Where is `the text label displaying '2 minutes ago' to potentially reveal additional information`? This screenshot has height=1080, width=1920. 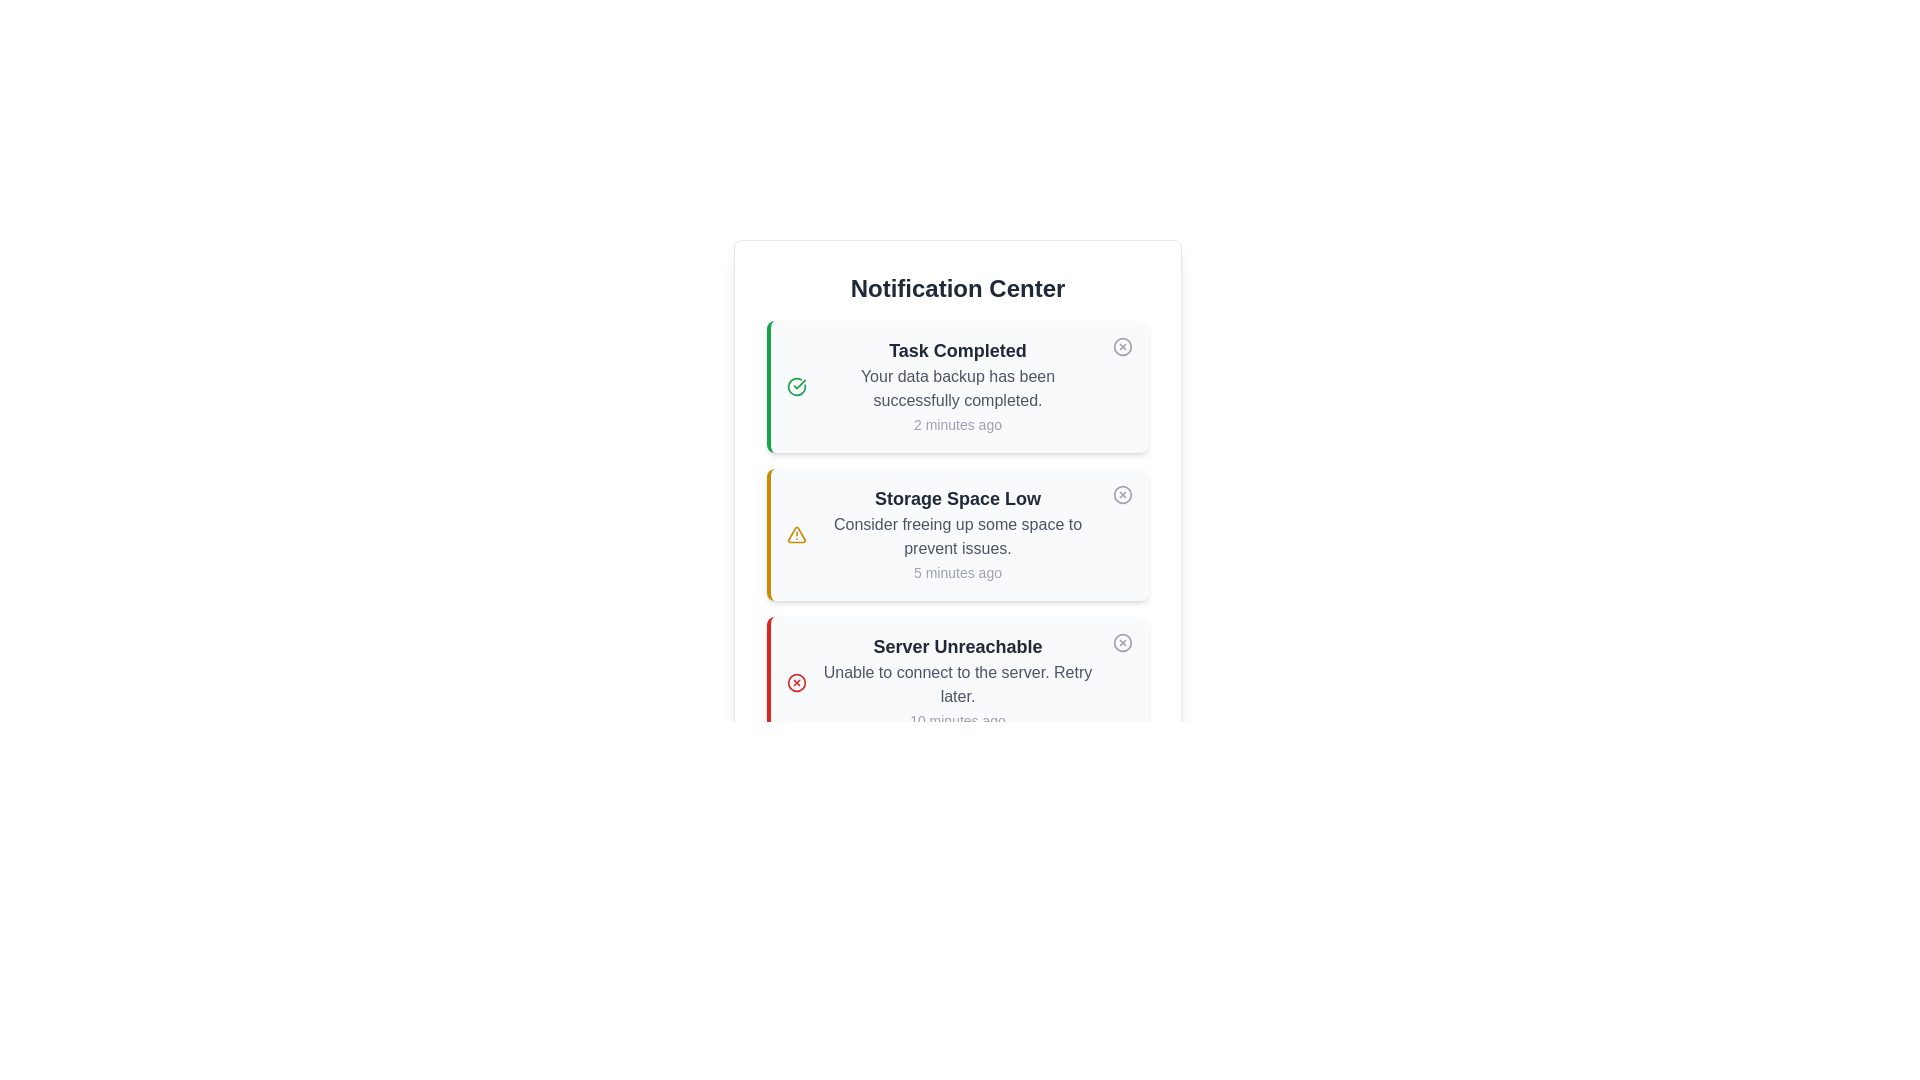
the text label displaying '2 minutes ago' to potentially reveal additional information is located at coordinates (957, 423).